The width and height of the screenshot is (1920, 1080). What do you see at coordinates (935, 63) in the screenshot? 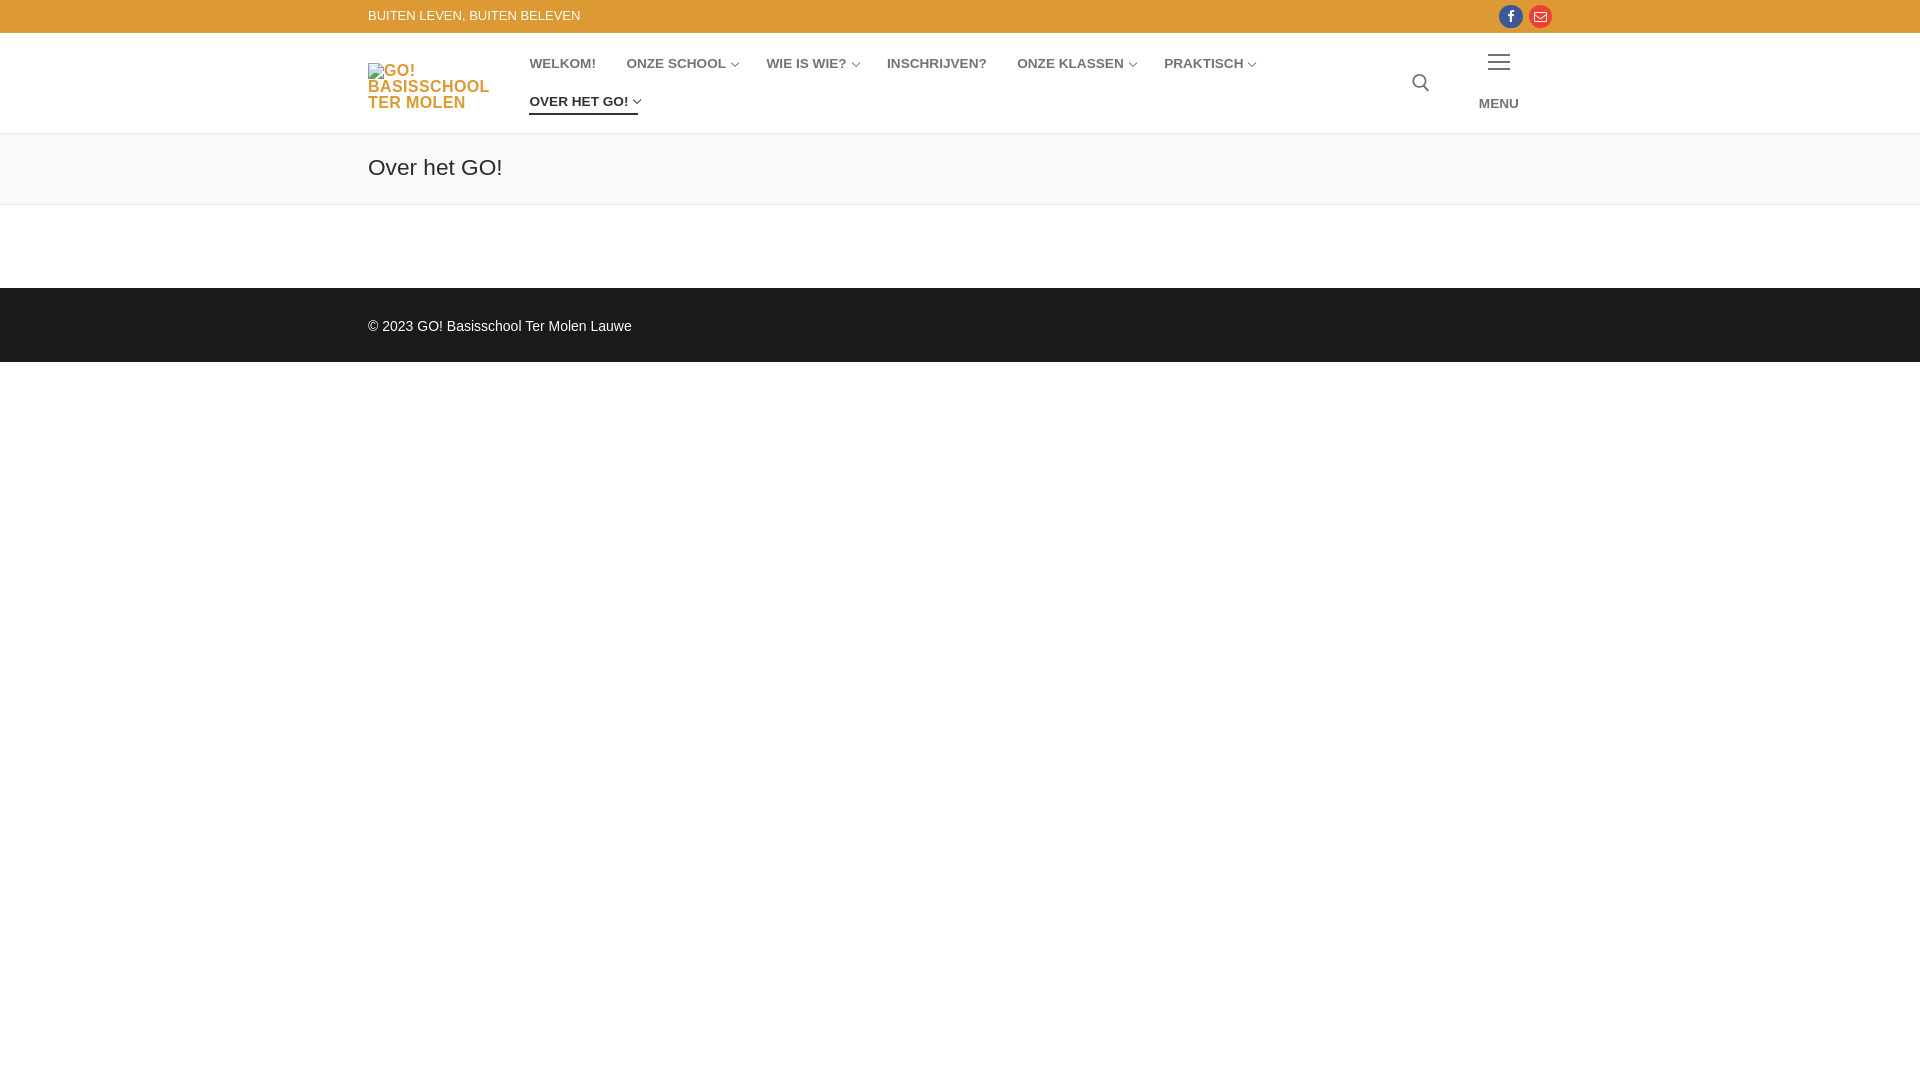
I see `'INSCHRIJVEN?'` at bounding box center [935, 63].